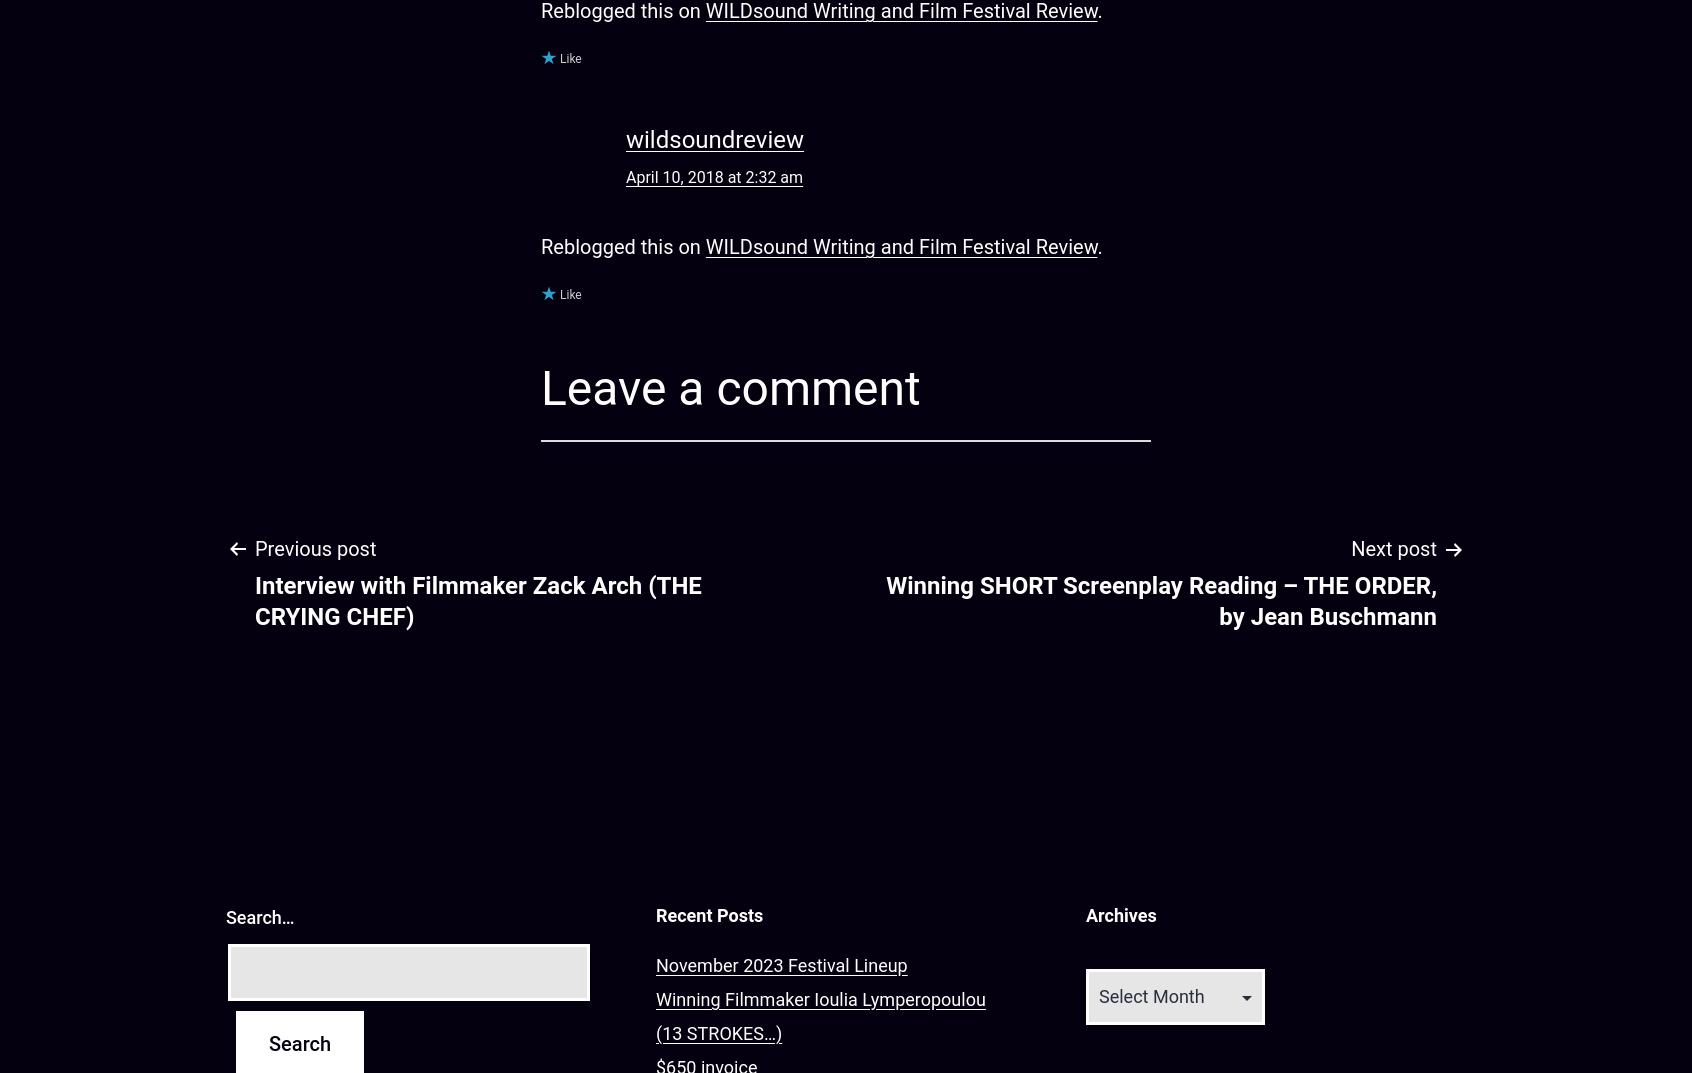  Describe the element at coordinates (1394, 548) in the screenshot. I see `'Next post'` at that location.